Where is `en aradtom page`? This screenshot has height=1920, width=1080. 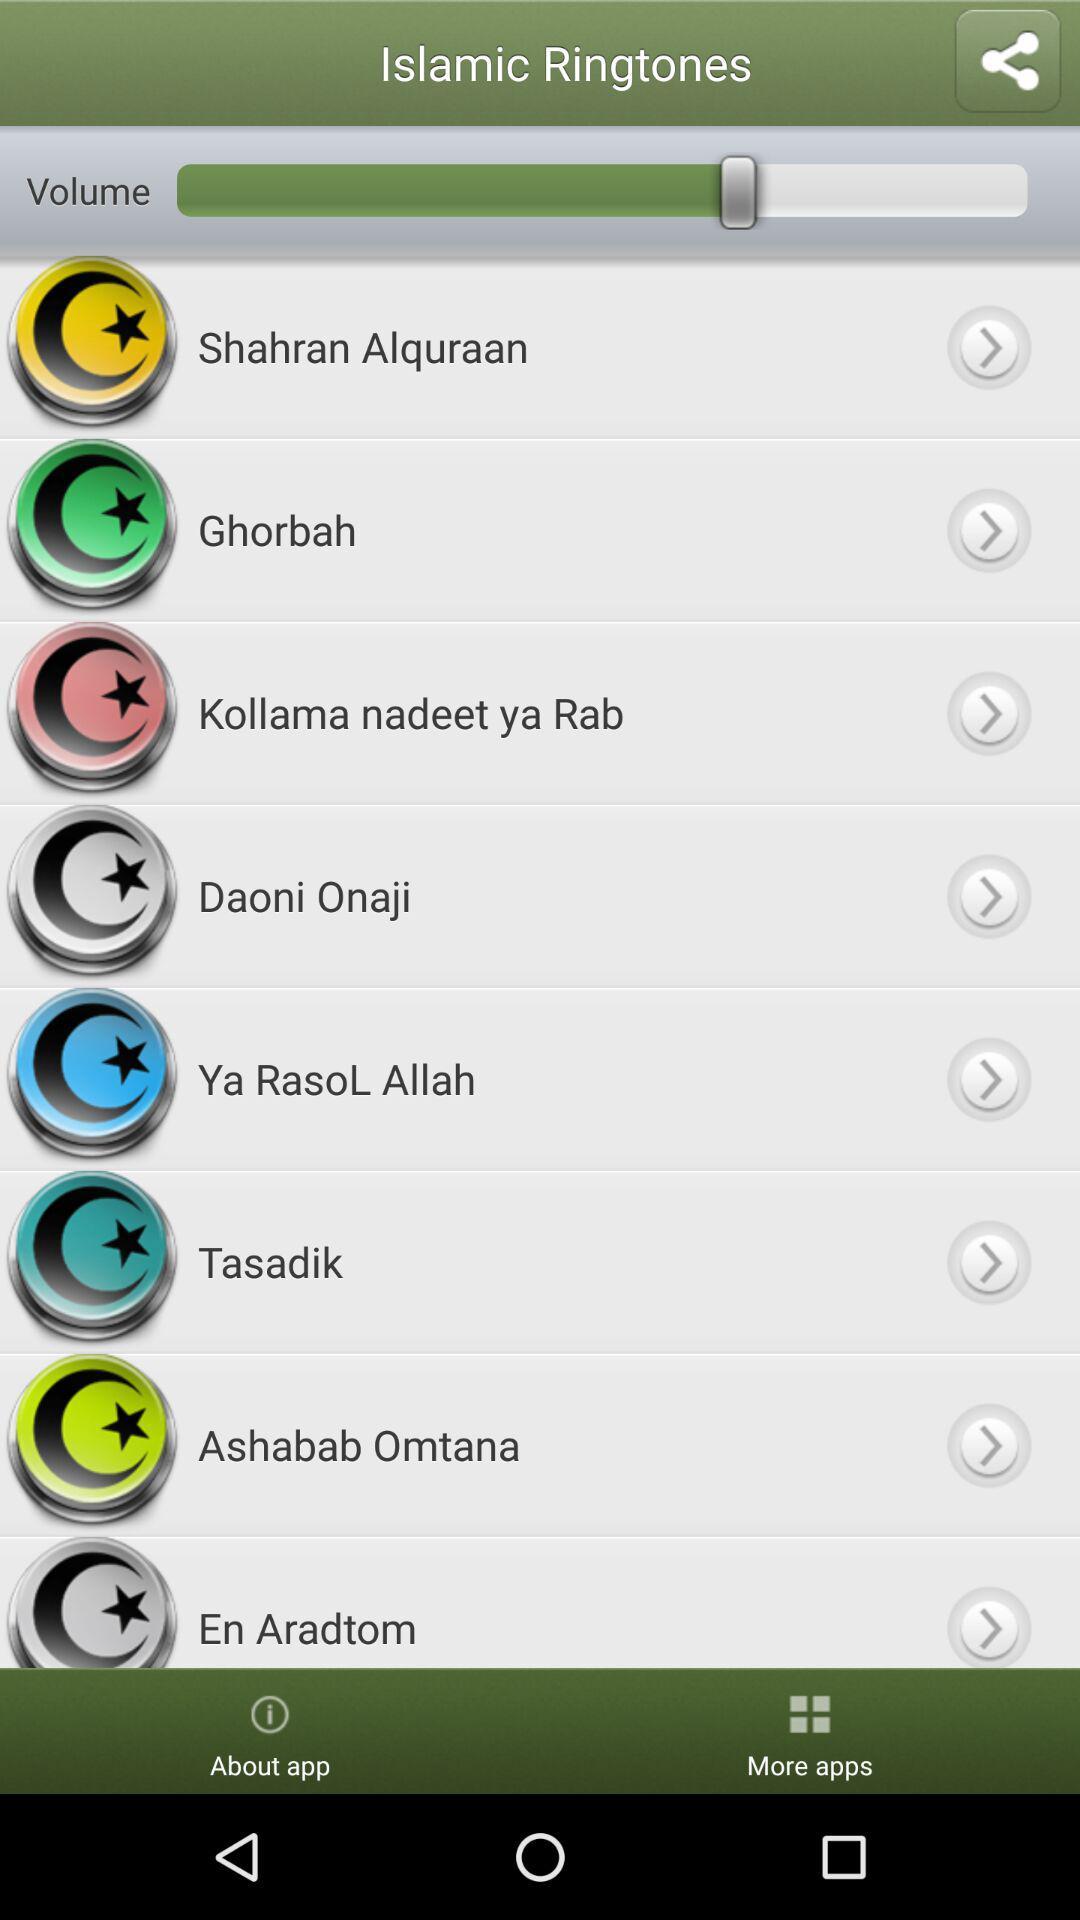 en aradtom page is located at coordinates (987, 1602).